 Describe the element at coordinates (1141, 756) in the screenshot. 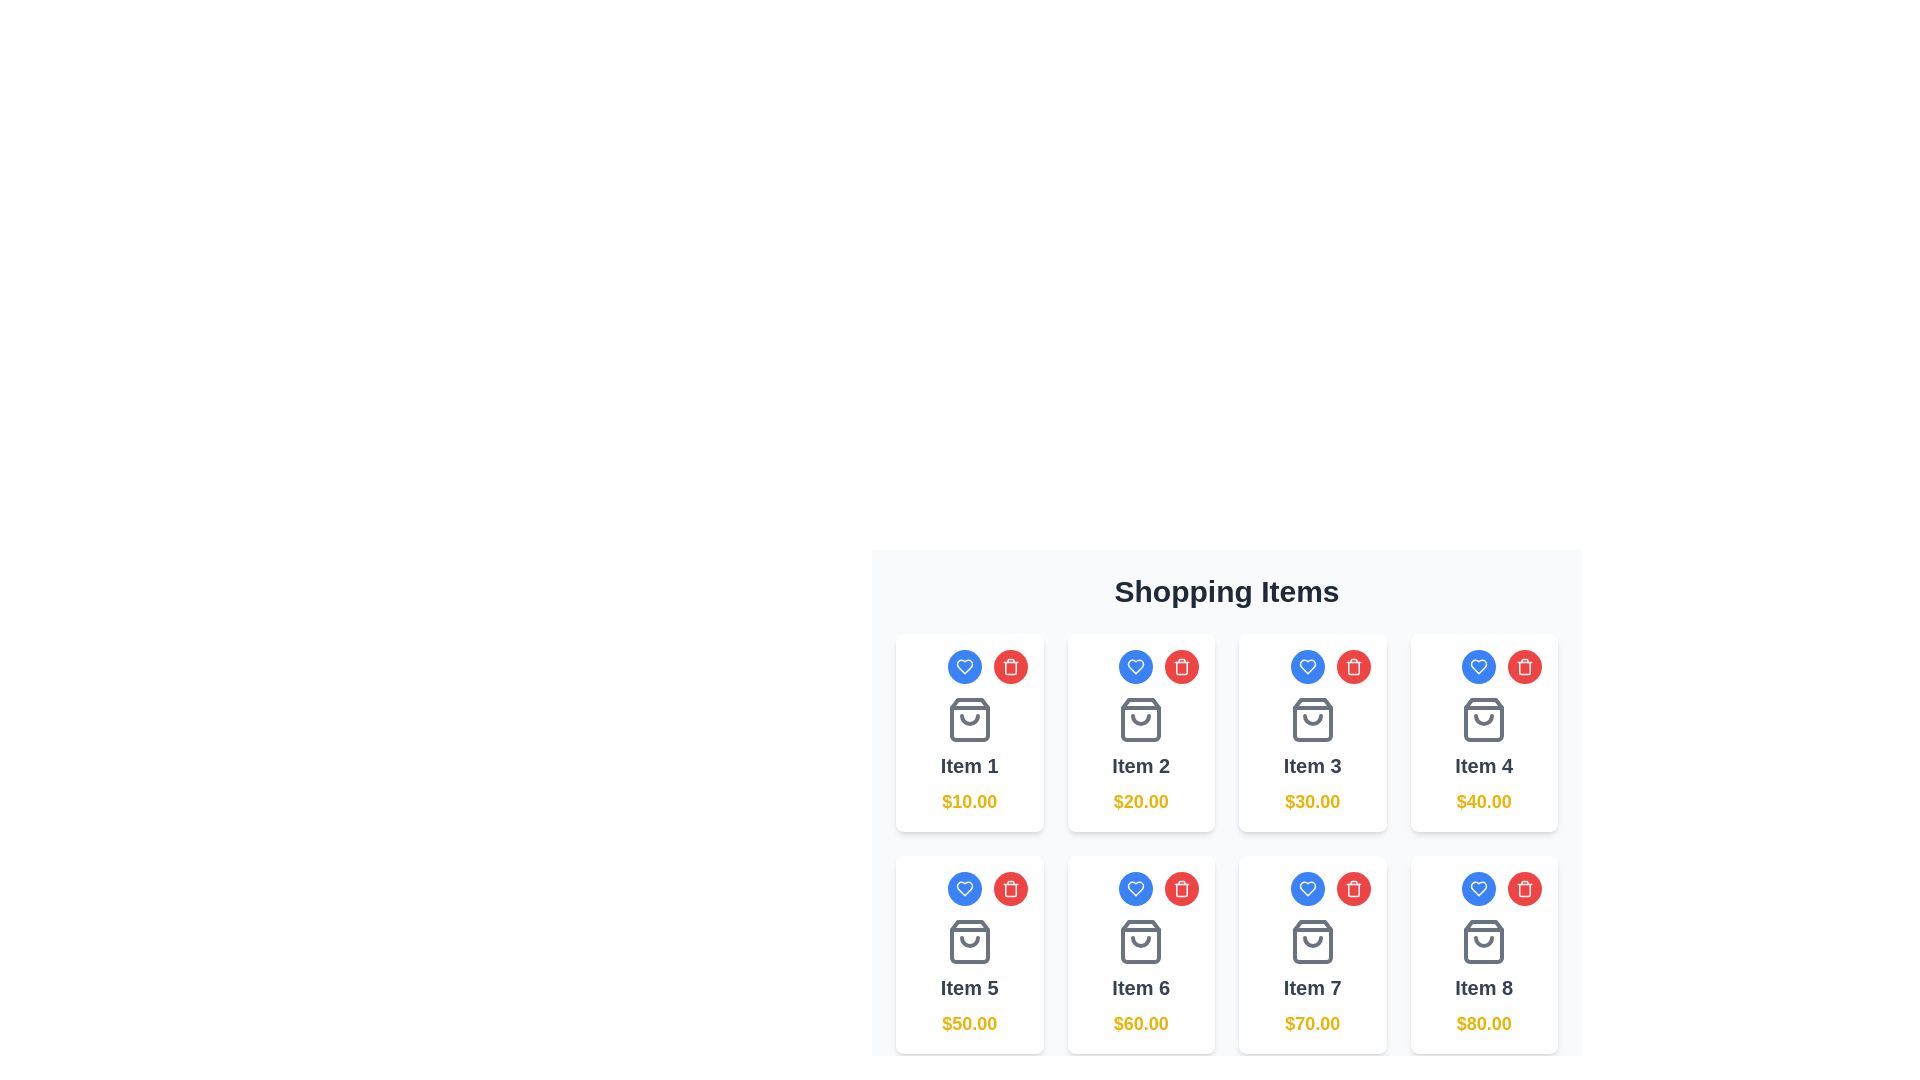

I see `the title of the product card located in the first row and second column of the grid layout to view the product details` at that location.